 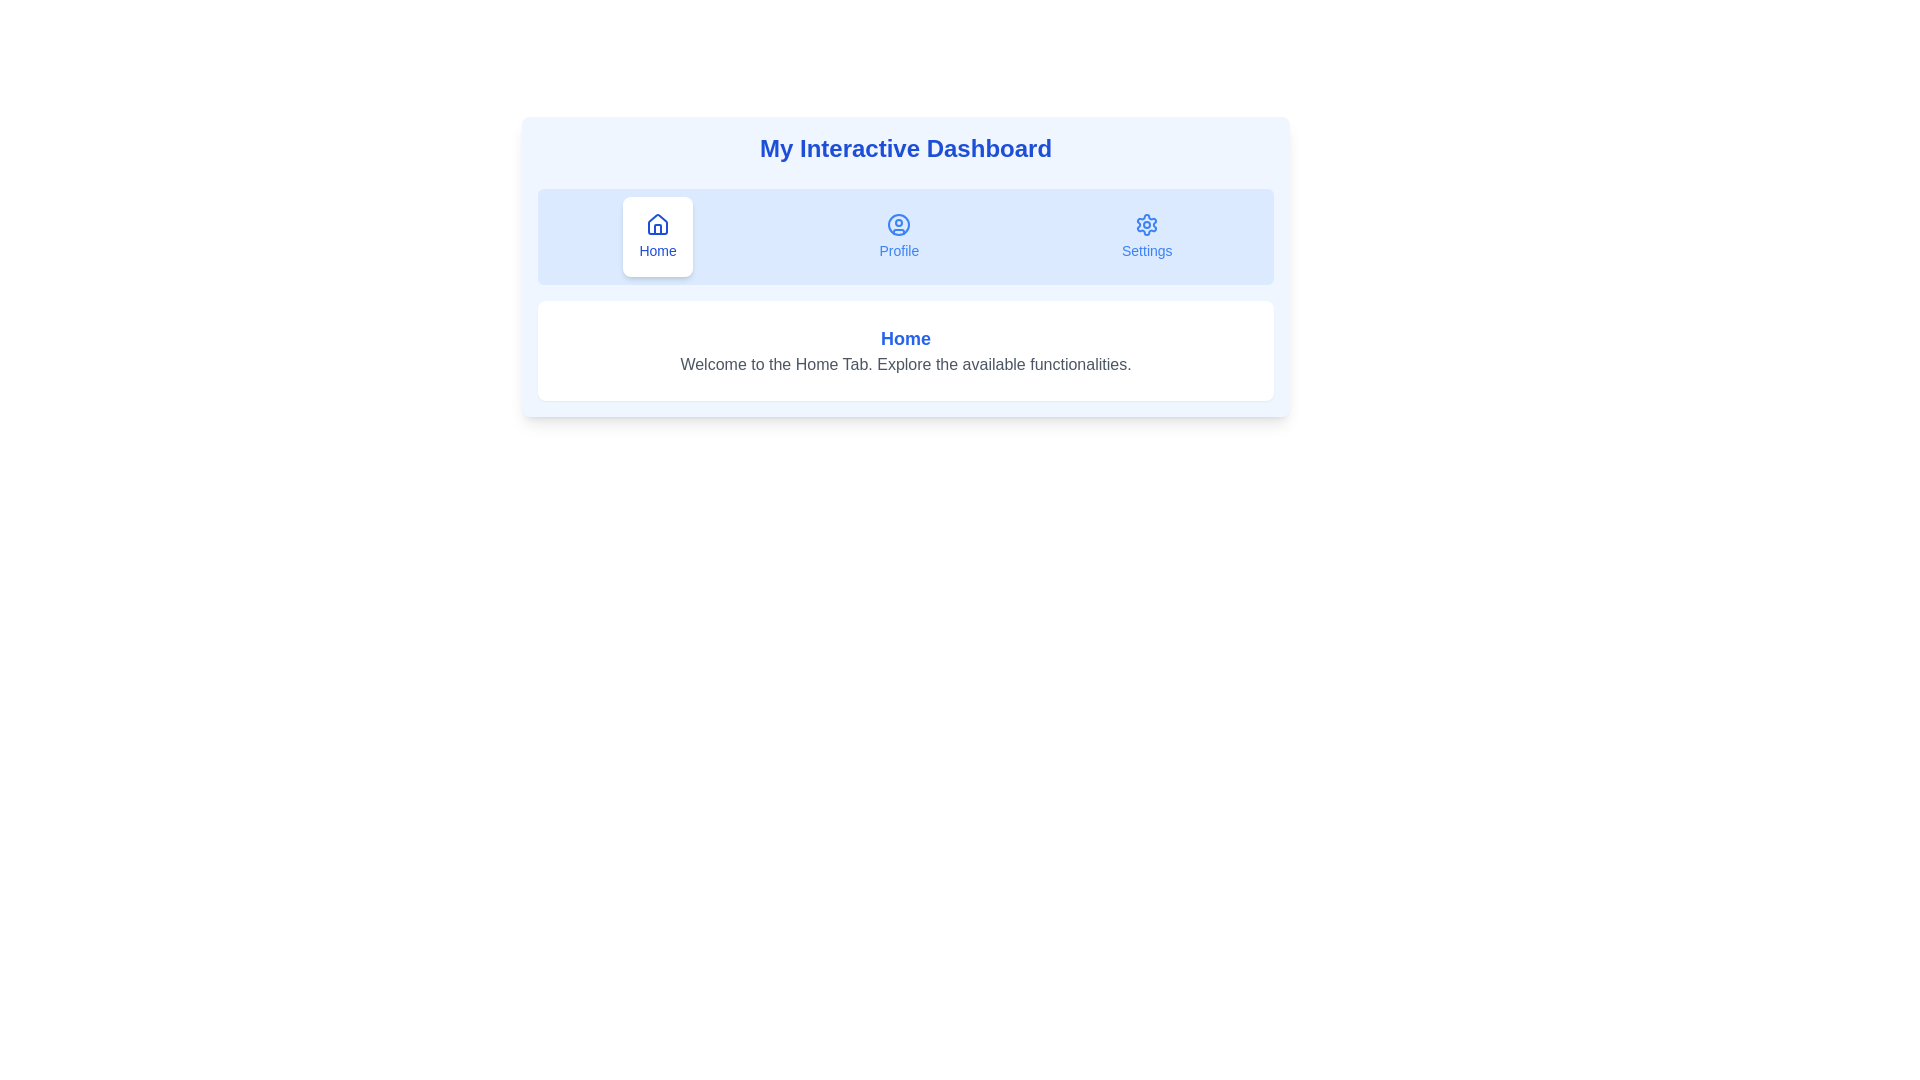 What do you see at coordinates (897, 235) in the screenshot?
I see `the Profile tab by clicking its button` at bounding box center [897, 235].